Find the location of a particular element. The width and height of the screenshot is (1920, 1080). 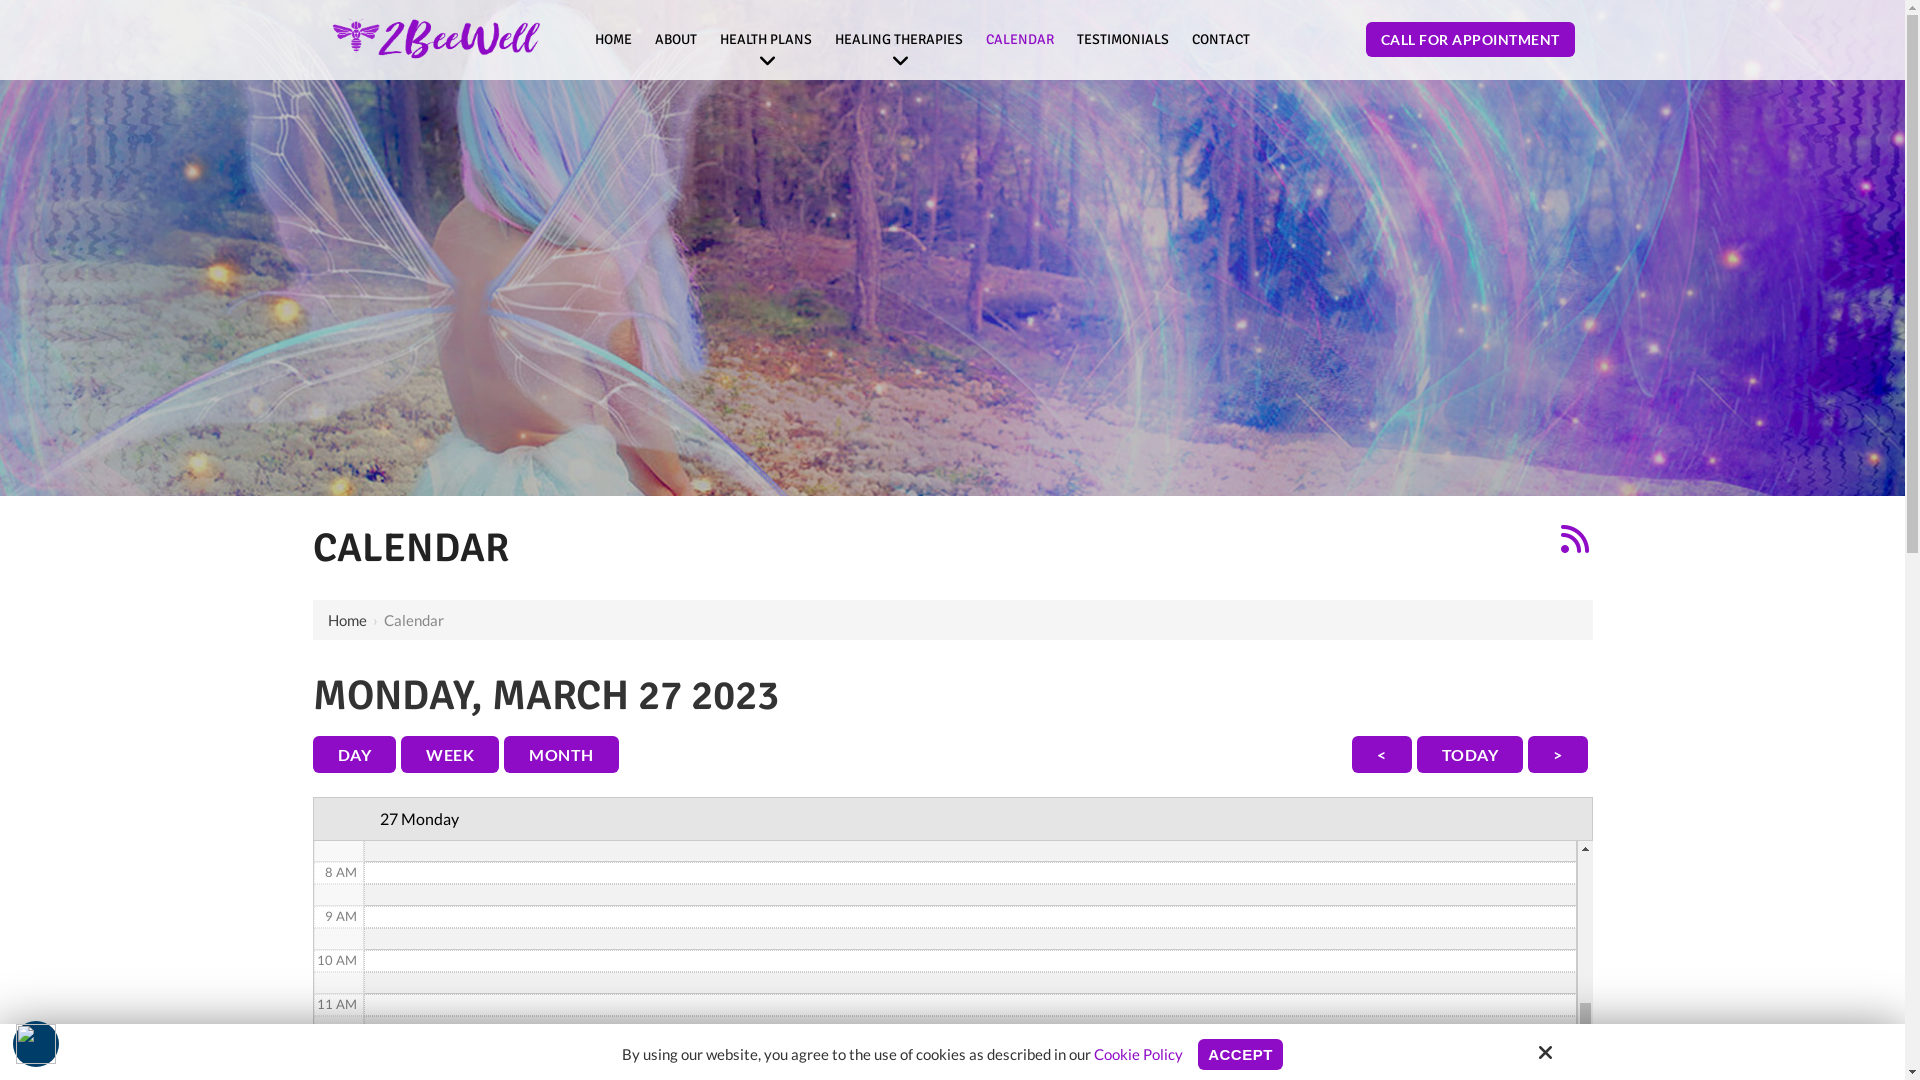

'TODAY' is located at coordinates (1469, 754).